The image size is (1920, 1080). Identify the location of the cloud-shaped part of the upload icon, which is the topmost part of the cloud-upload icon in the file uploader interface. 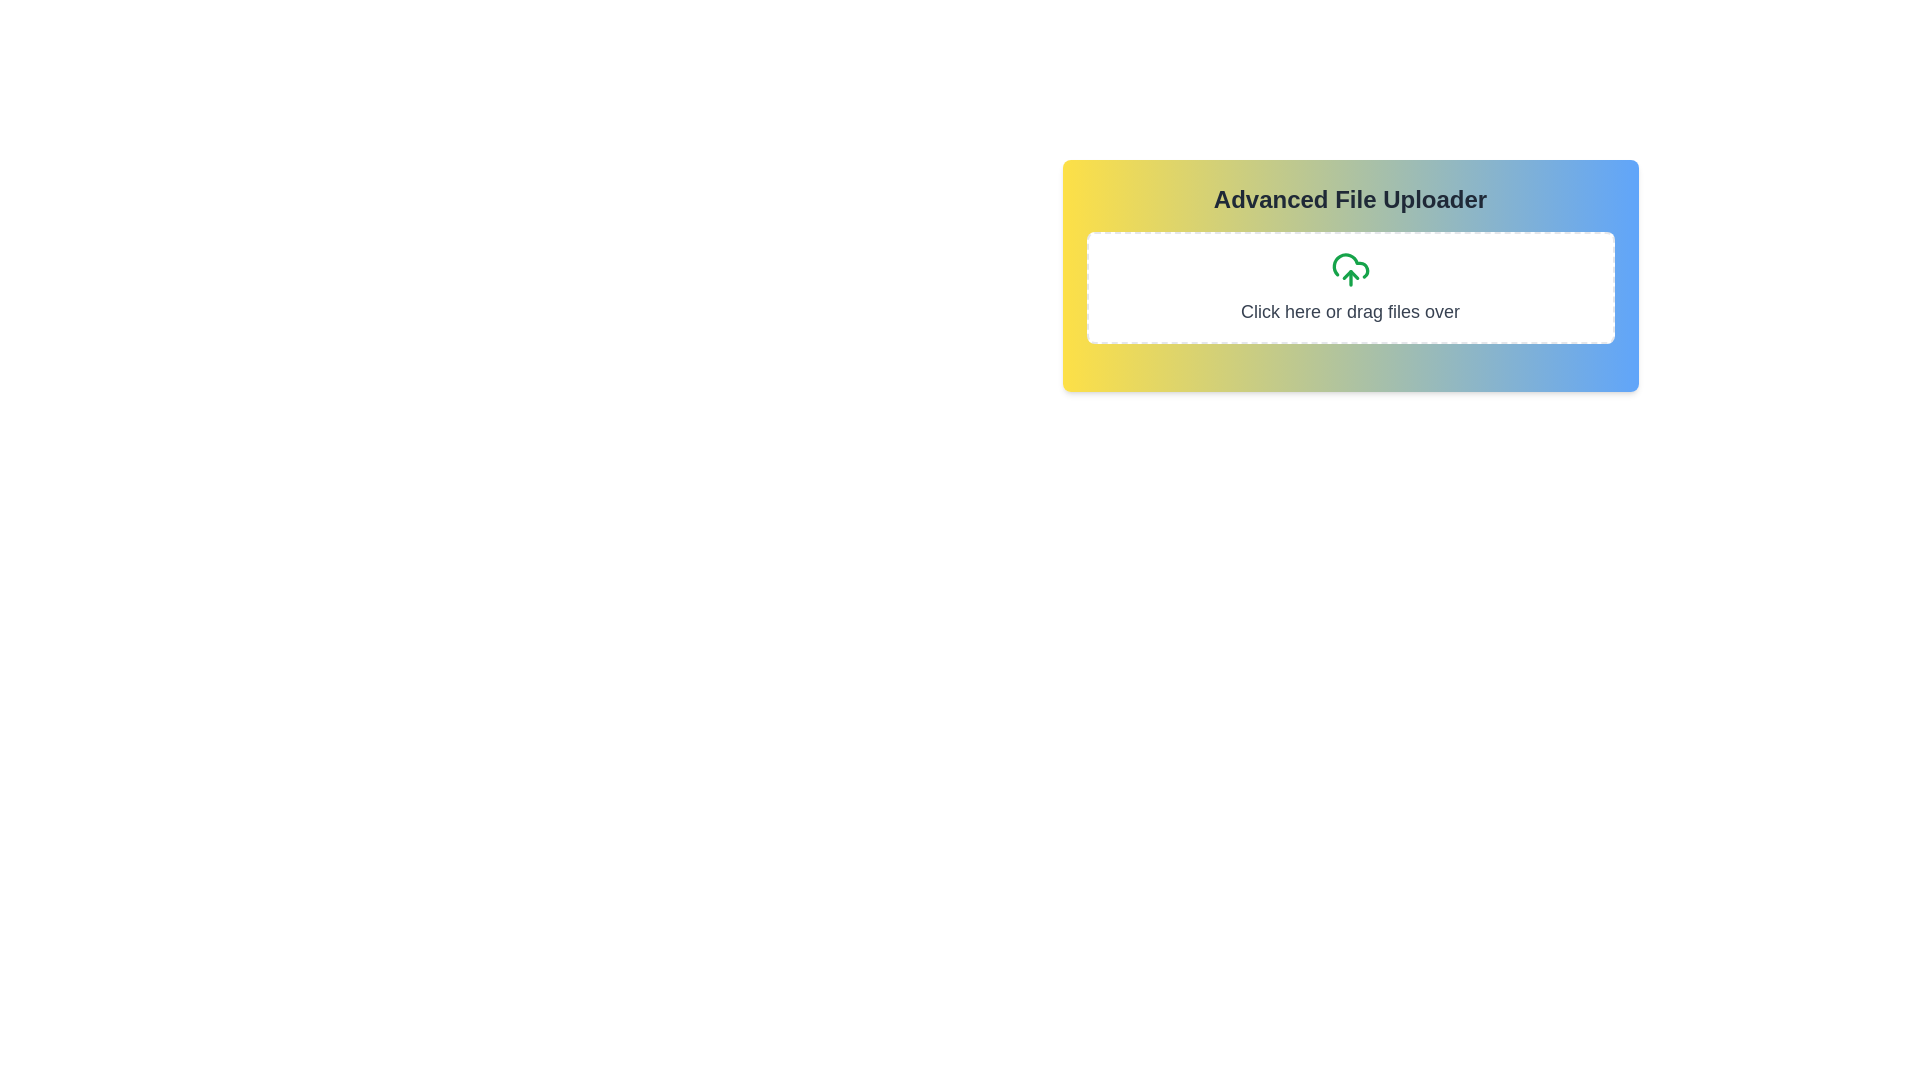
(1350, 265).